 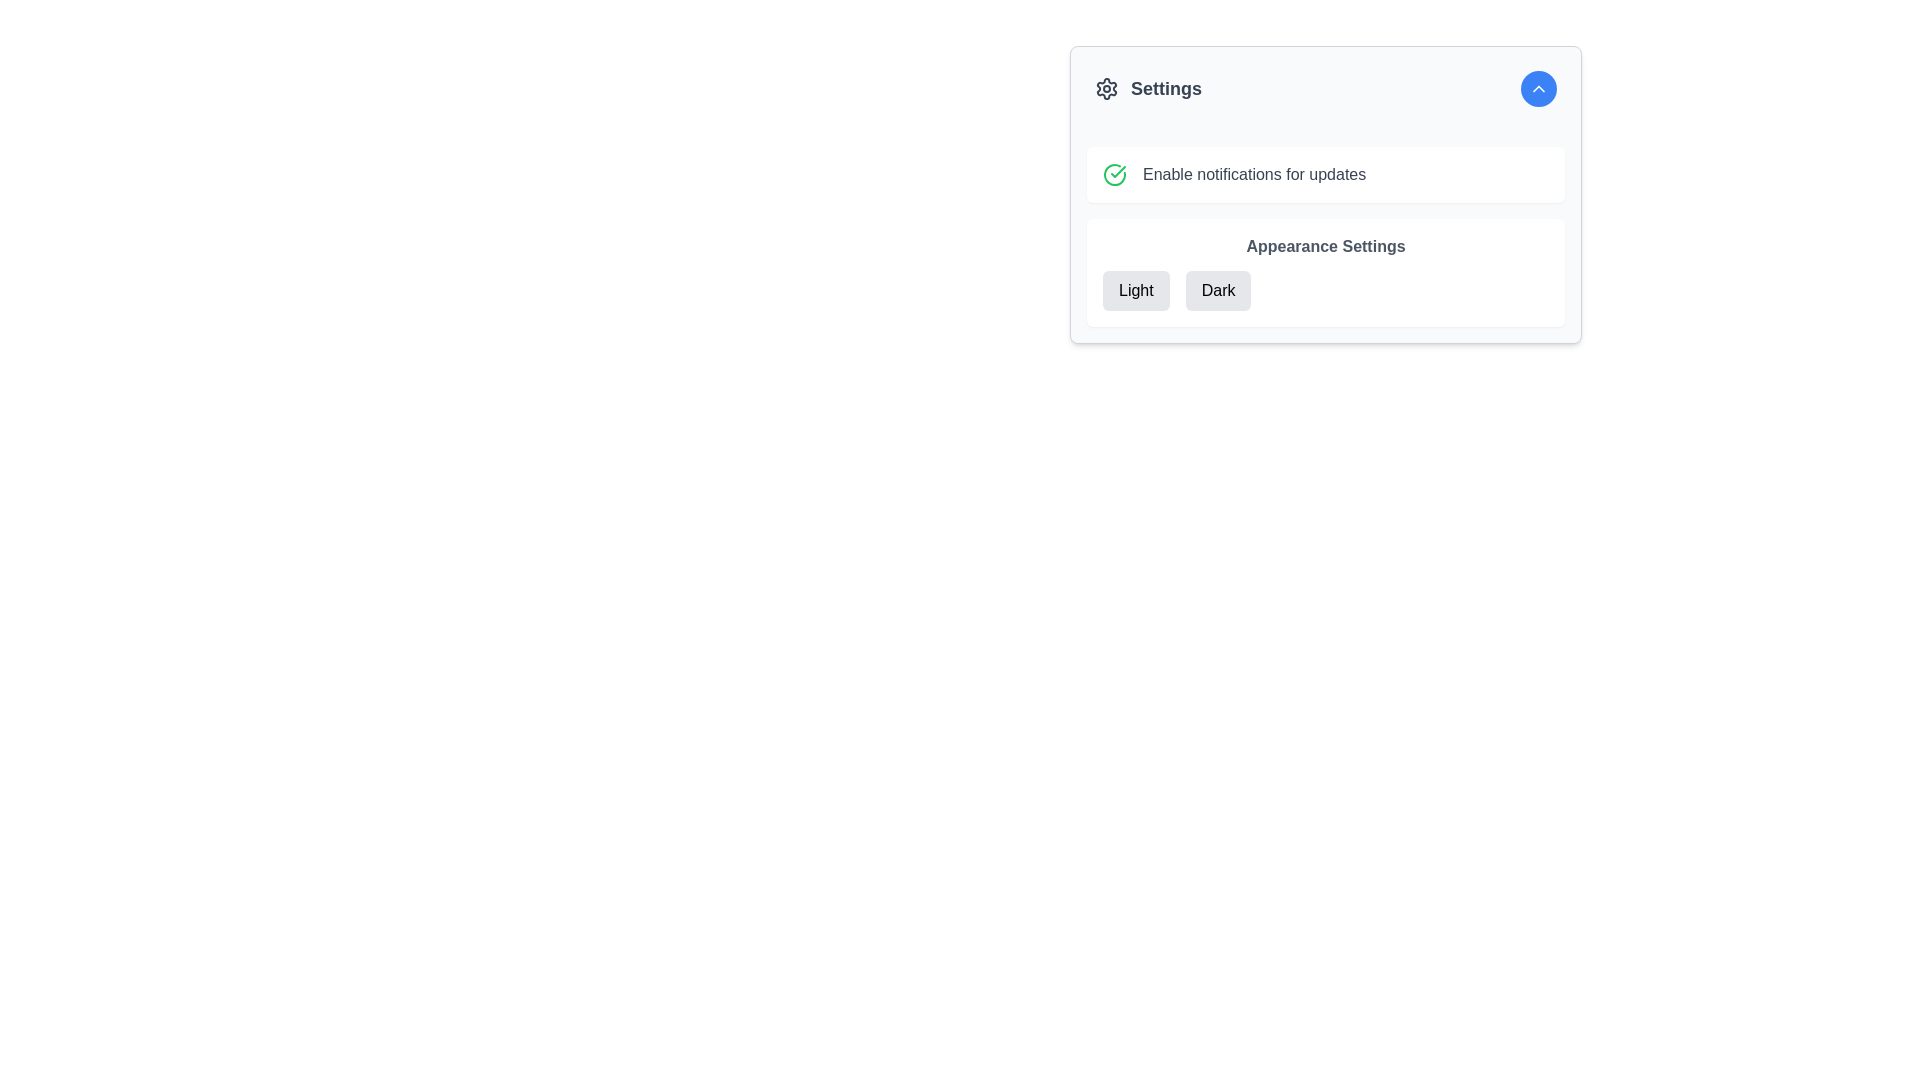 What do you see at coordinates (1113, 173) in the screenshot?
I see `the outer circular portion of the checkmark icon located in the top-right corner of the settings interface, adjacent to the 'Enable notifications for updates' checkbox label` at bounding box center [1113, 173].